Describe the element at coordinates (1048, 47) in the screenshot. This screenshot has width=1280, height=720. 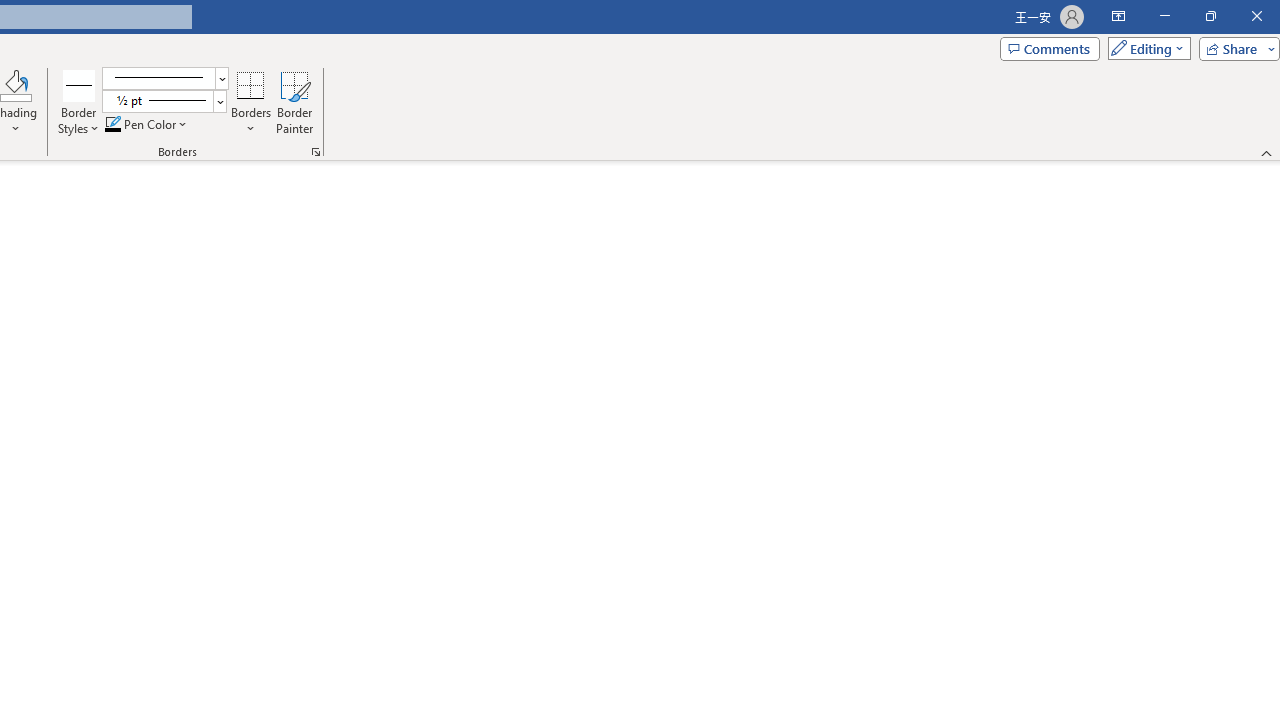
I see `'Comments'` at that location.